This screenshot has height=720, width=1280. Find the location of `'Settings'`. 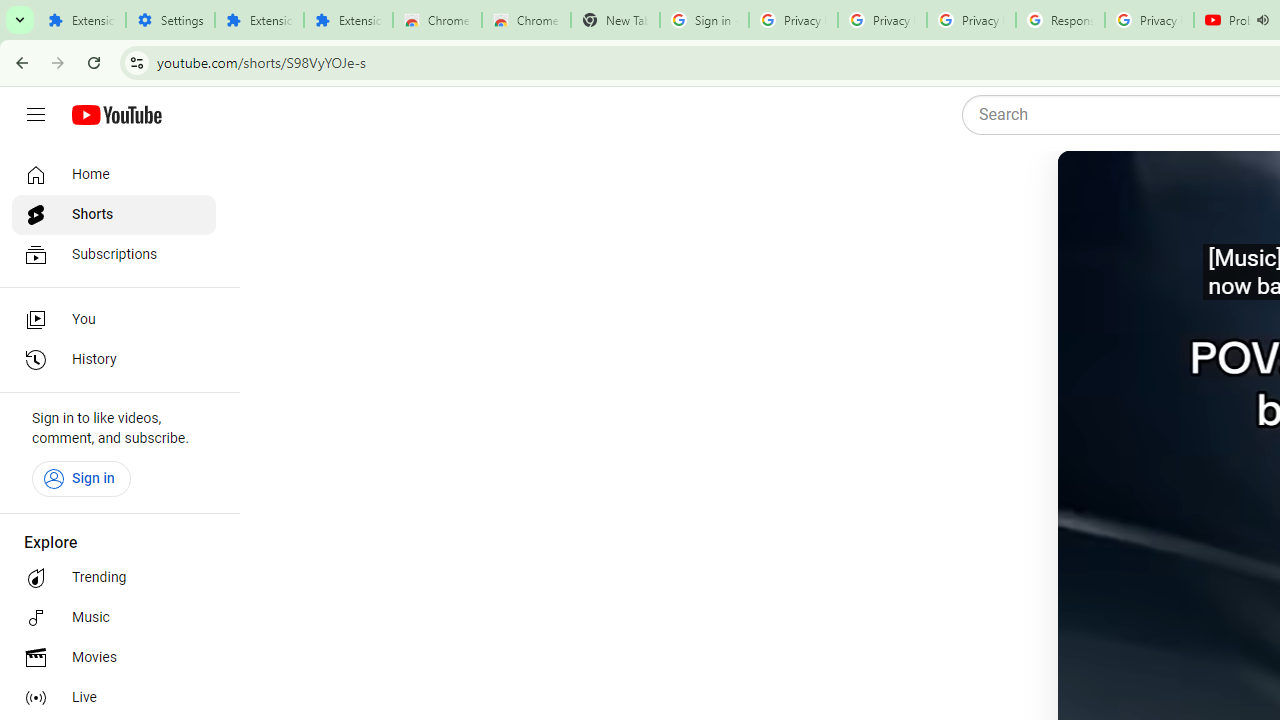

'Settings' is located at coordinates (170, 20).